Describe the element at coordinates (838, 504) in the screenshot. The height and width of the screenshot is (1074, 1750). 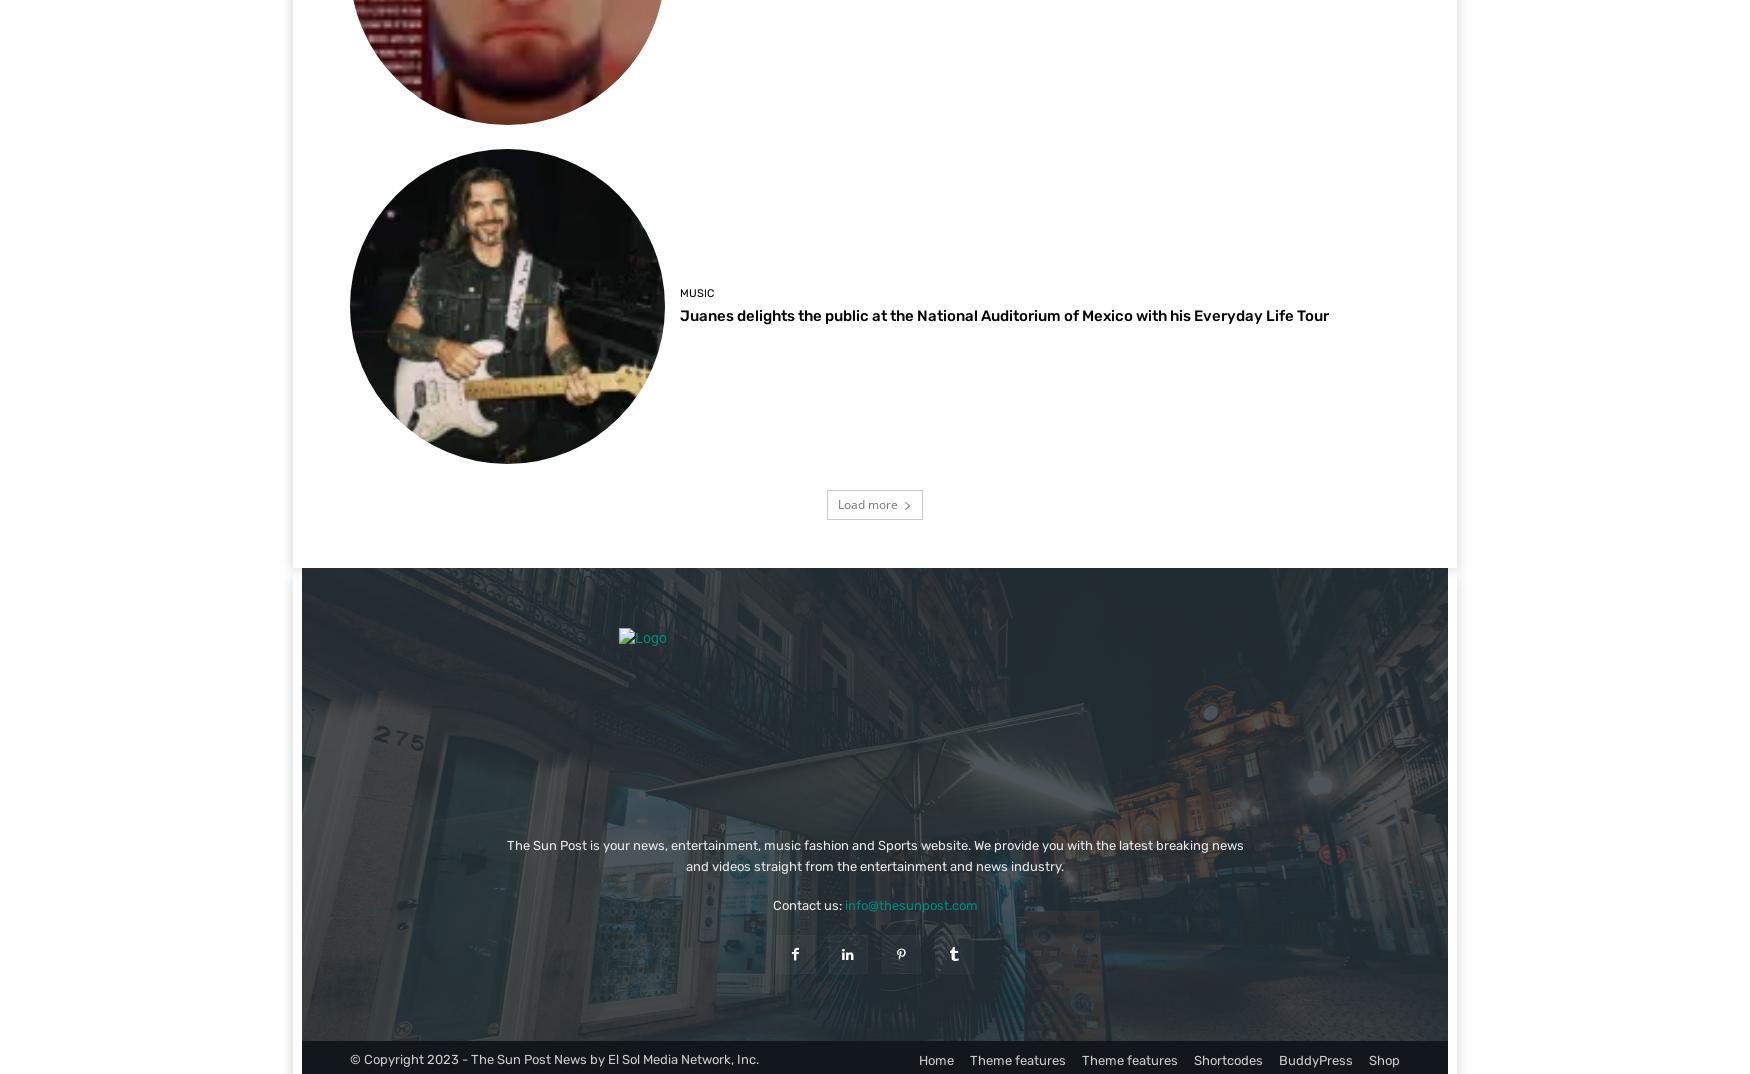
I see `'Load more'` at that location.